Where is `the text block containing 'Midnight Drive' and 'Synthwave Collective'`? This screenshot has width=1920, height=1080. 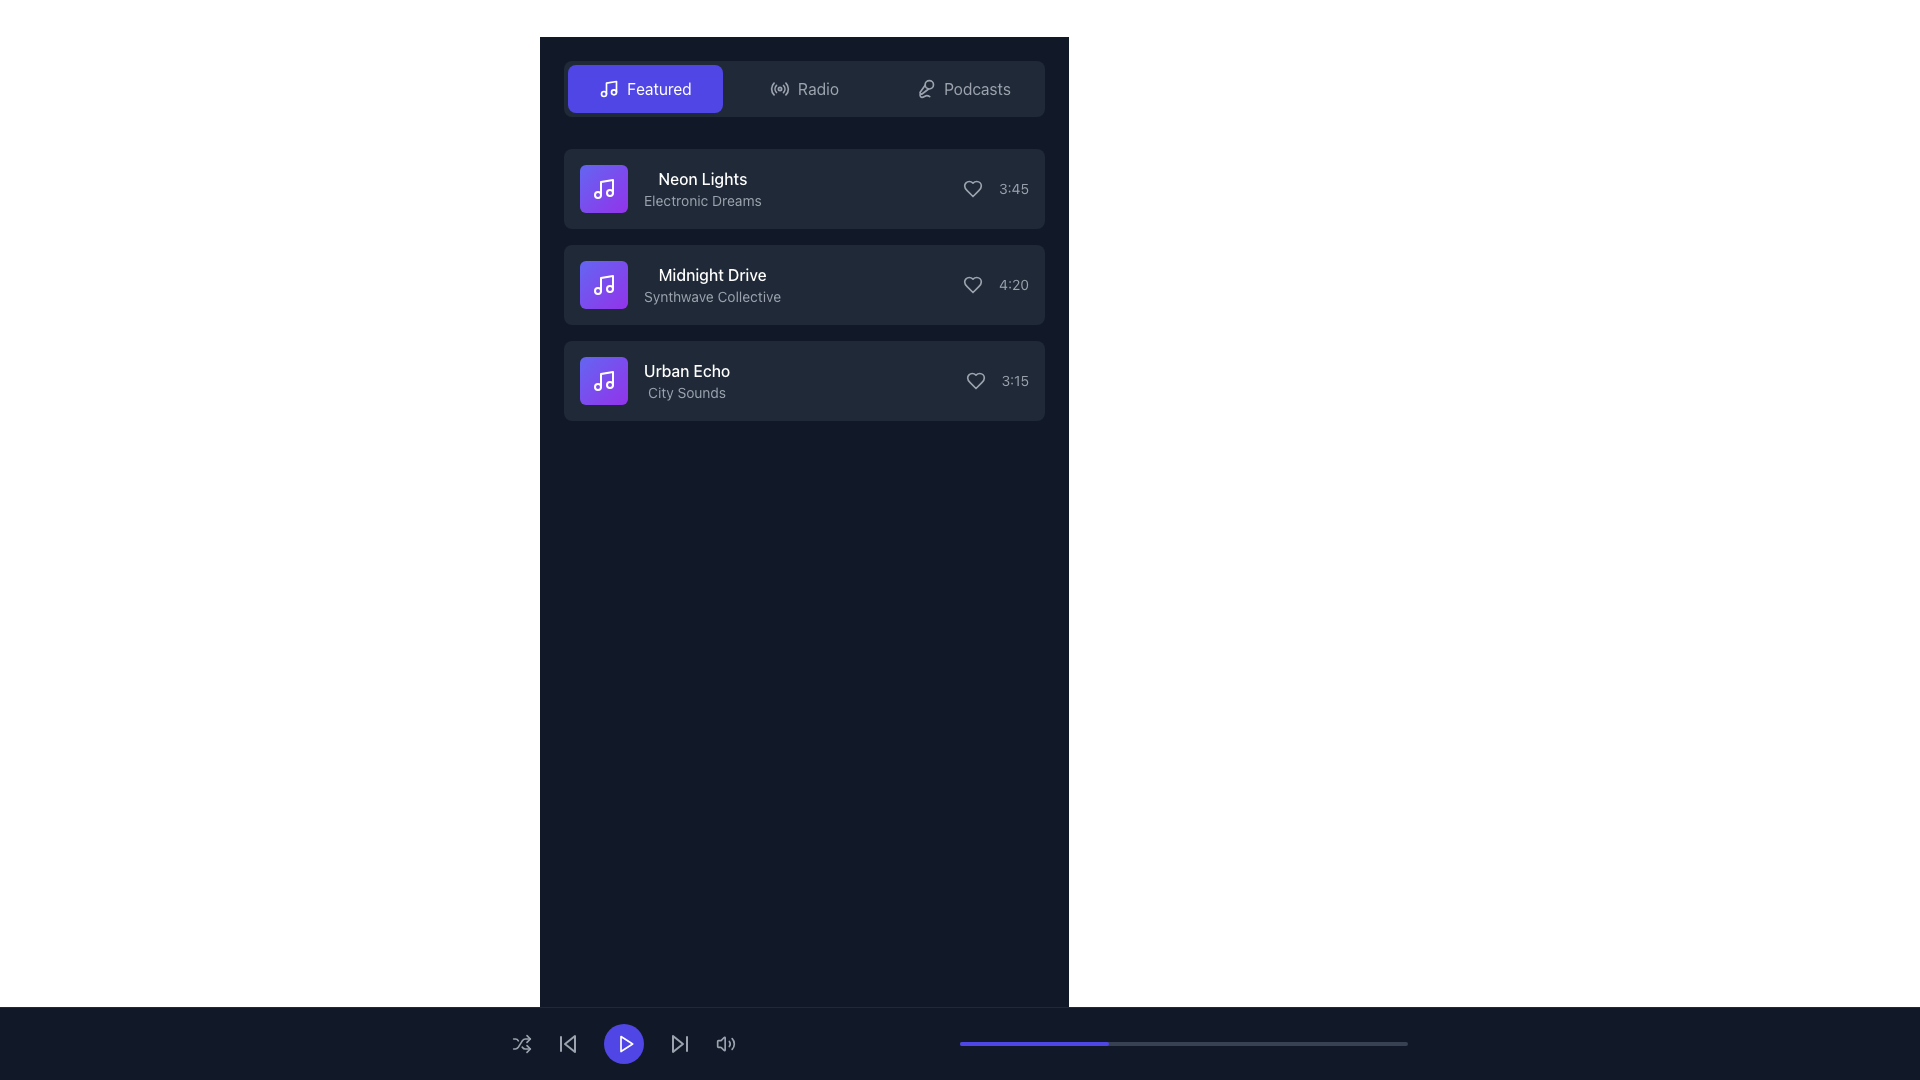 the text block containing 'Midnight Drive' and 'Synthwave Collective' is located at coordinates (712, 285).